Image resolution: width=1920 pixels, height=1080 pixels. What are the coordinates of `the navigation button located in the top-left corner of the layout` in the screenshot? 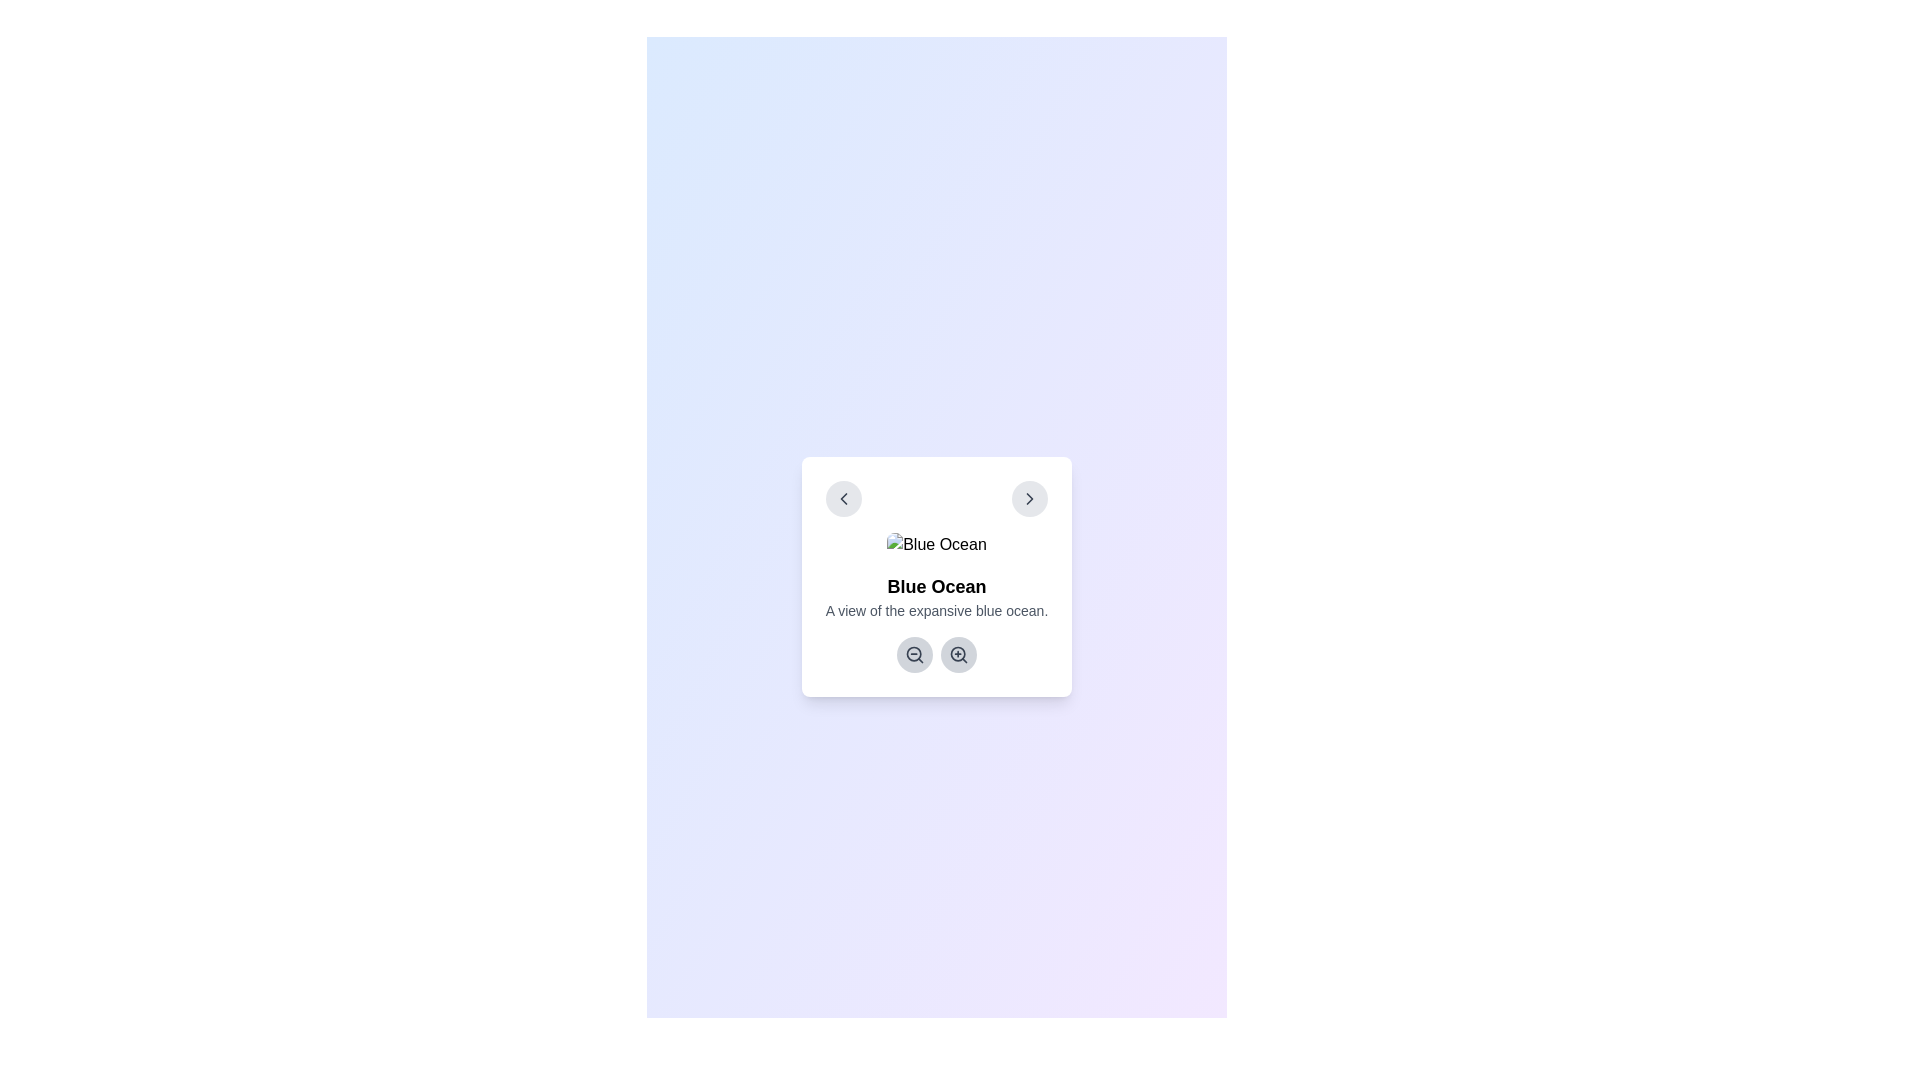 It's located at (843, 497).